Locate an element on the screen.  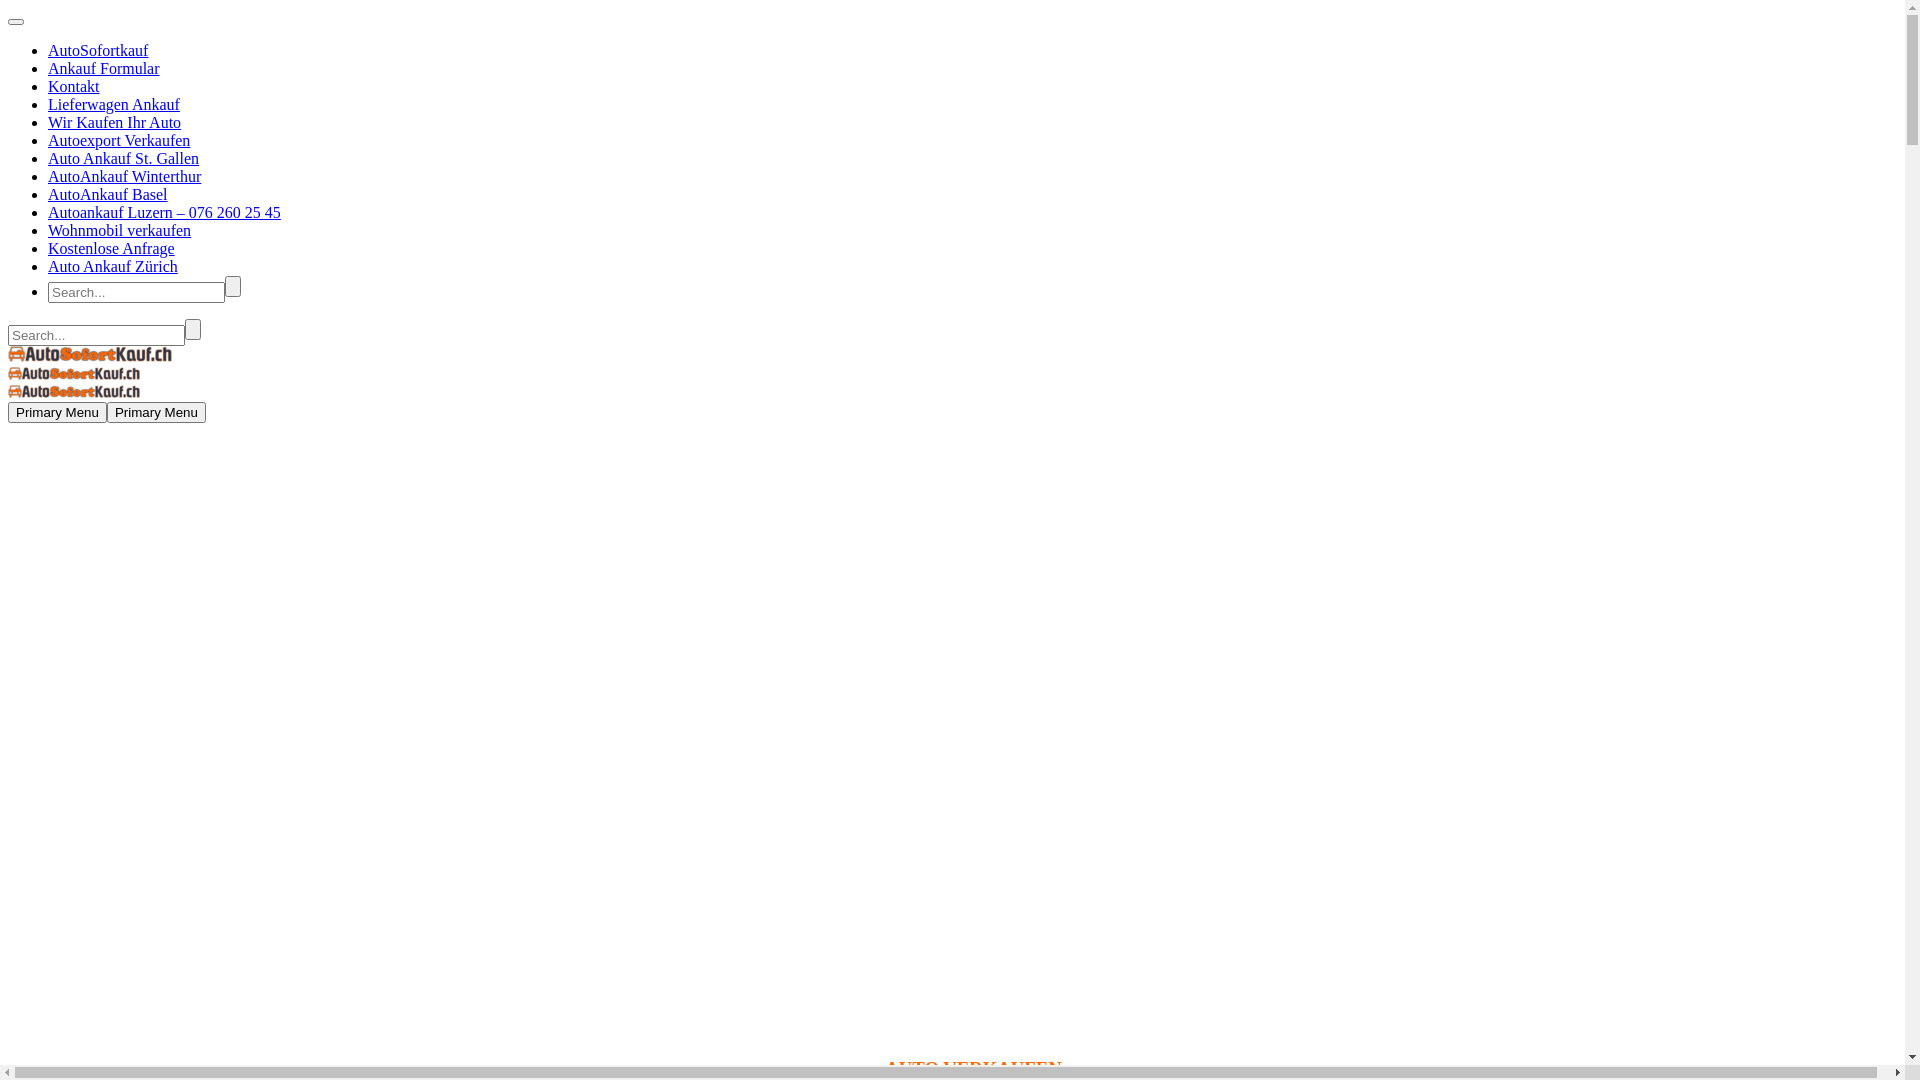
'Lieferwagen Ankauf' is located at coordinates (48, 104).